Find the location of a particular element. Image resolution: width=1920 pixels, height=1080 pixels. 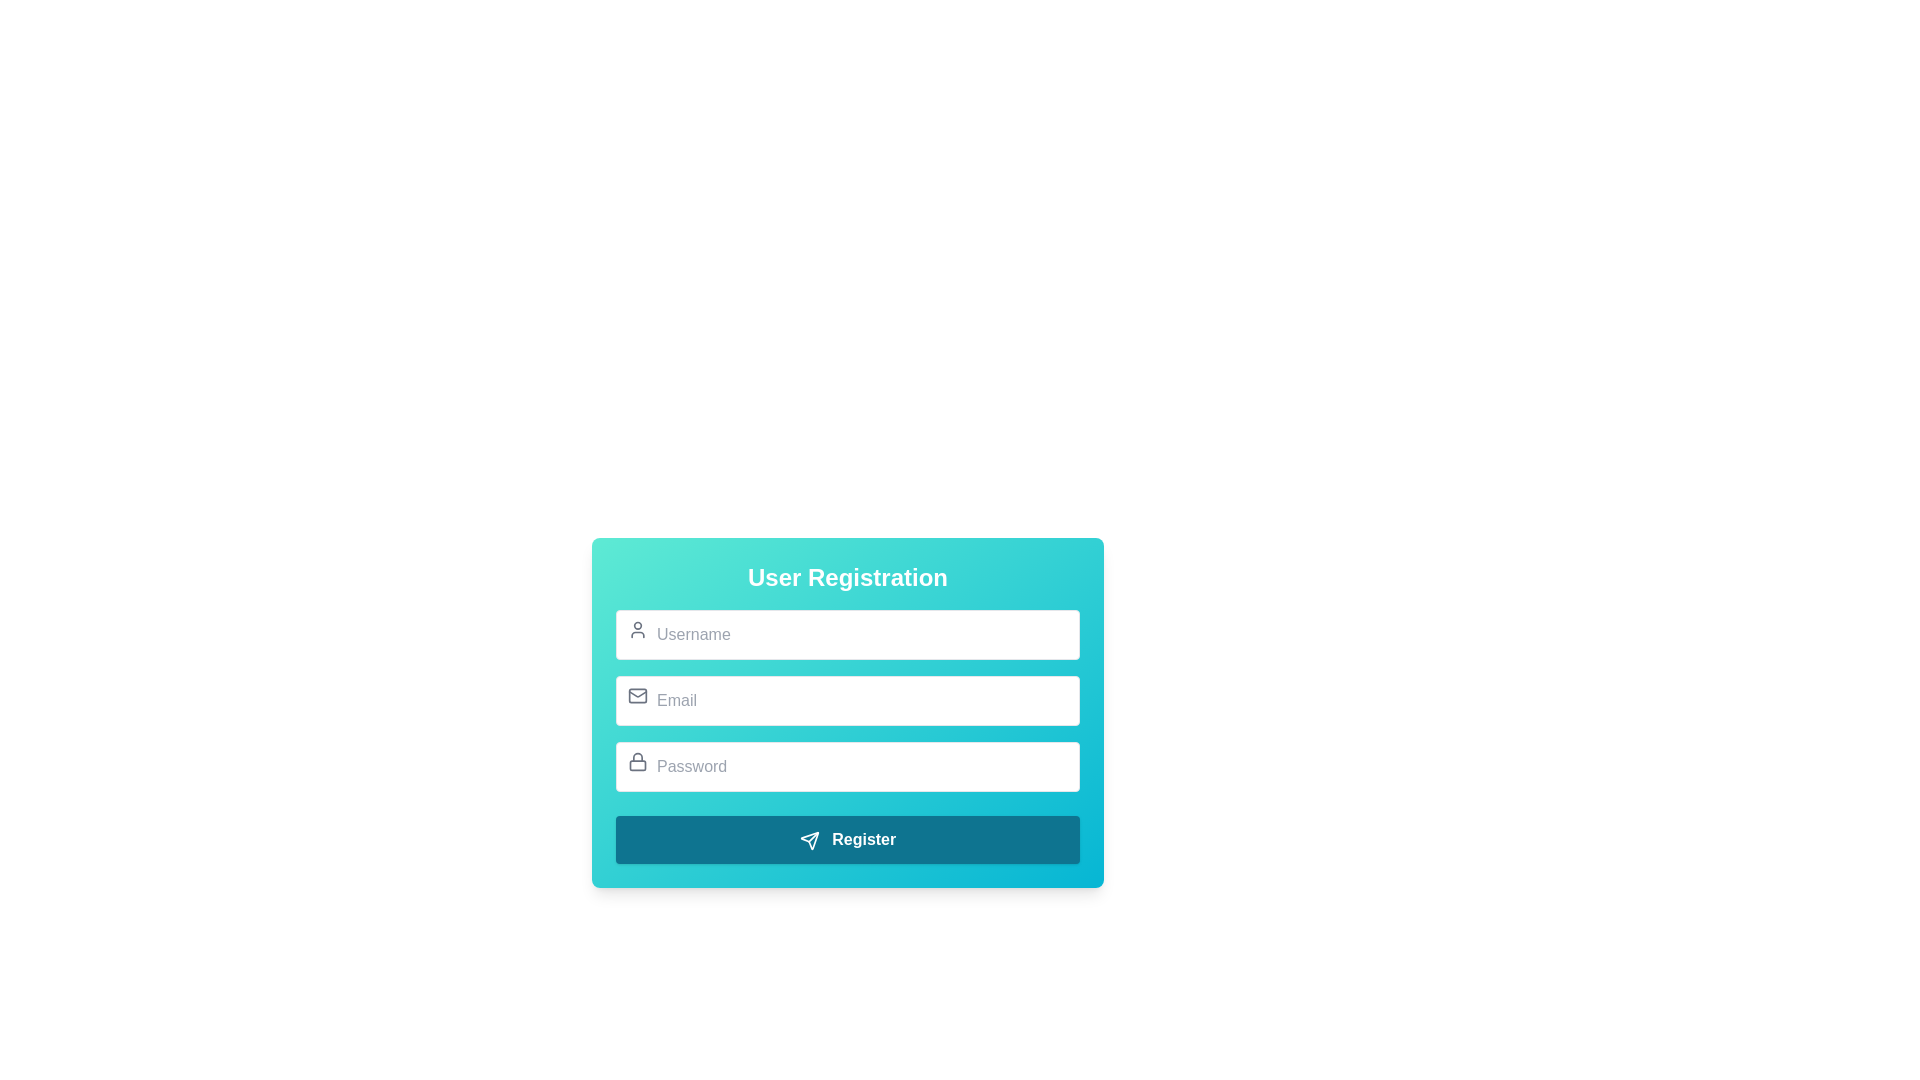

the email input field icon, which serves as a visual cue for users to identify the email input field in the 'User Registration' form is located at coordinates (637, 694).